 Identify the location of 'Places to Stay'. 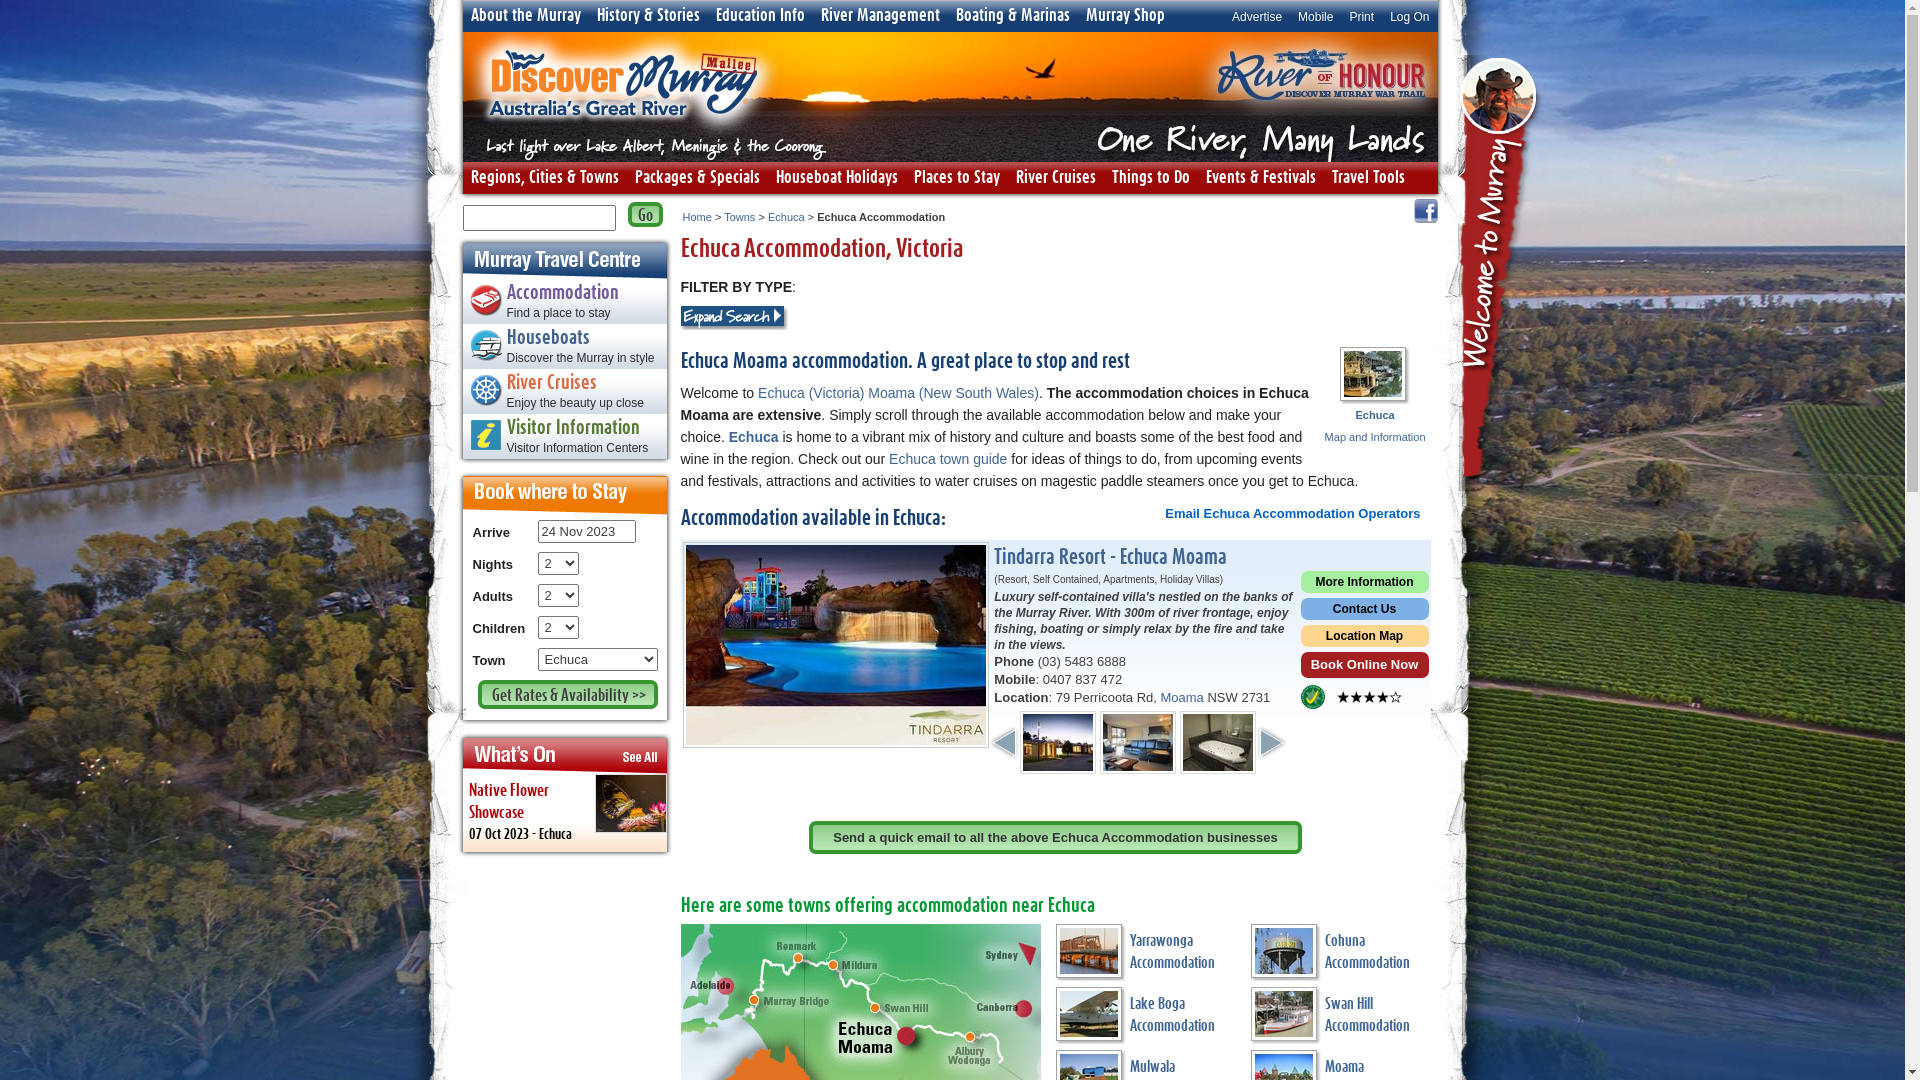
(955, 176).